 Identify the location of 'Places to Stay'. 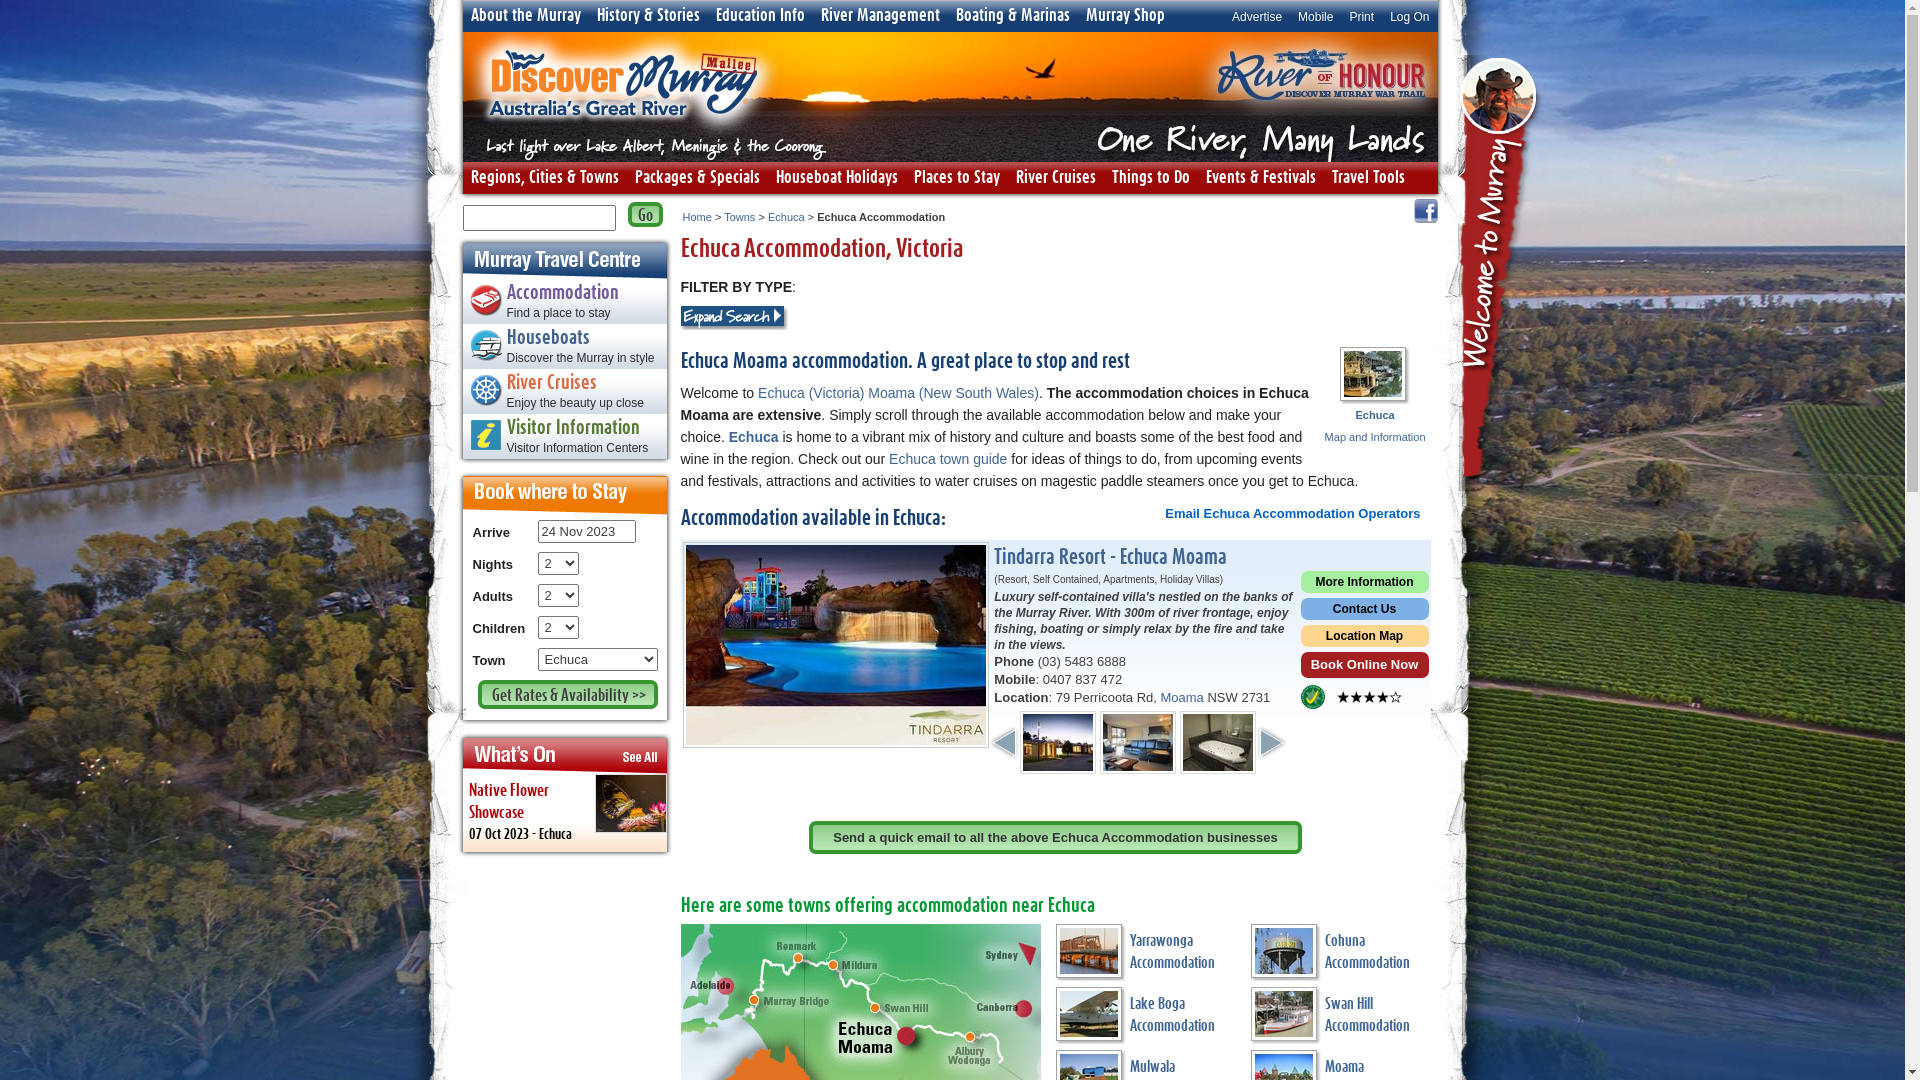
(955, 176).